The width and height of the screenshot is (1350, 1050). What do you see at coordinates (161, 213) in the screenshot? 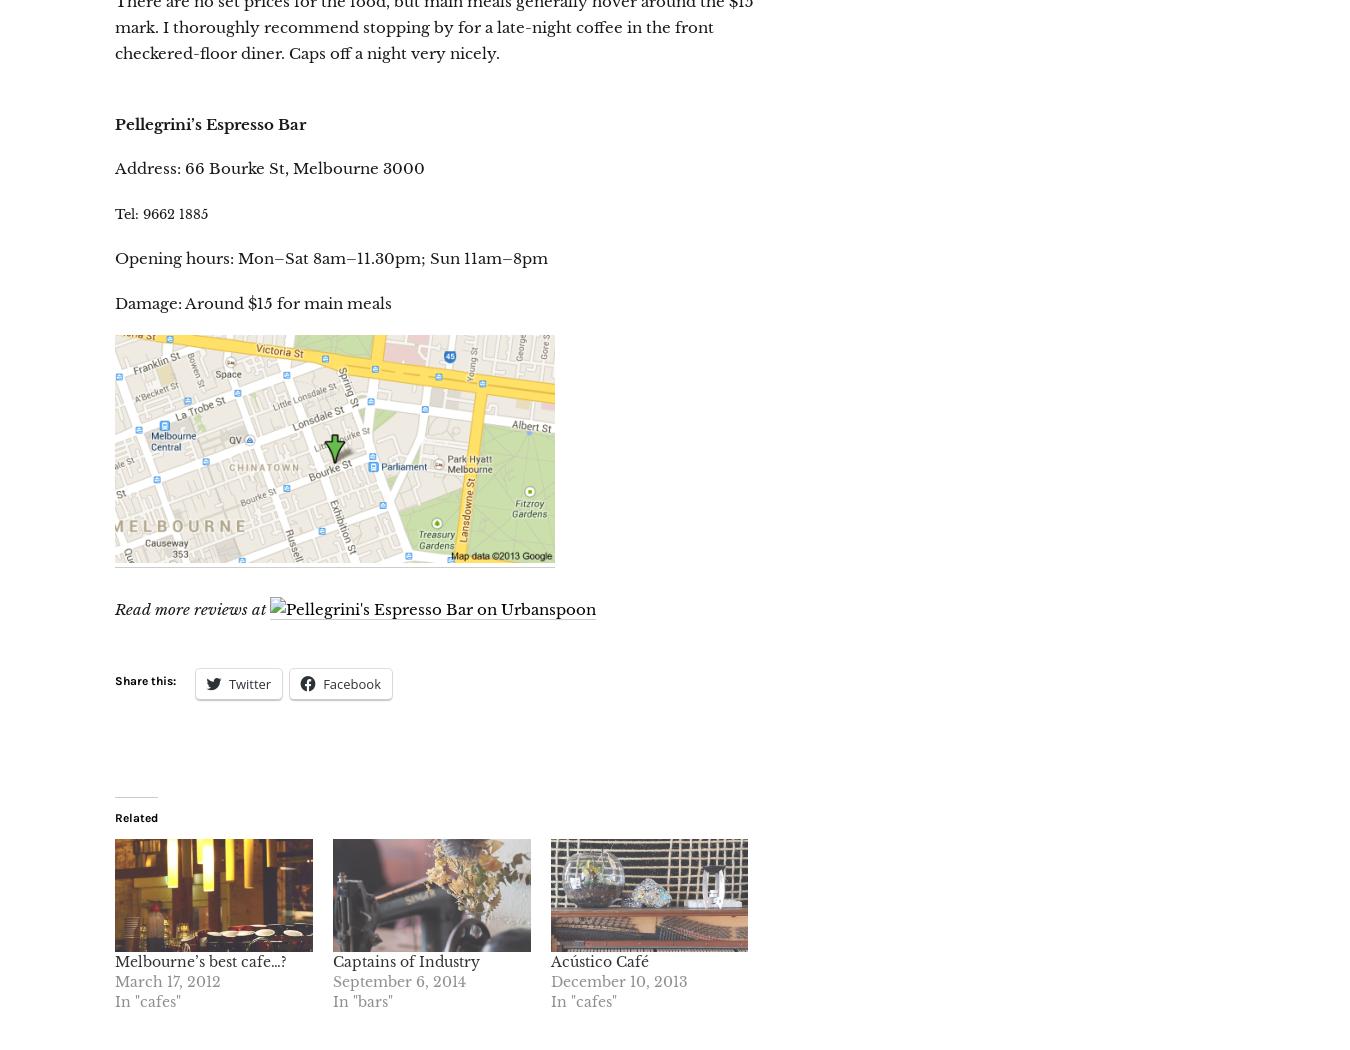
I see `'Tel: 9662 1885'` at bounding box center [161, 213].